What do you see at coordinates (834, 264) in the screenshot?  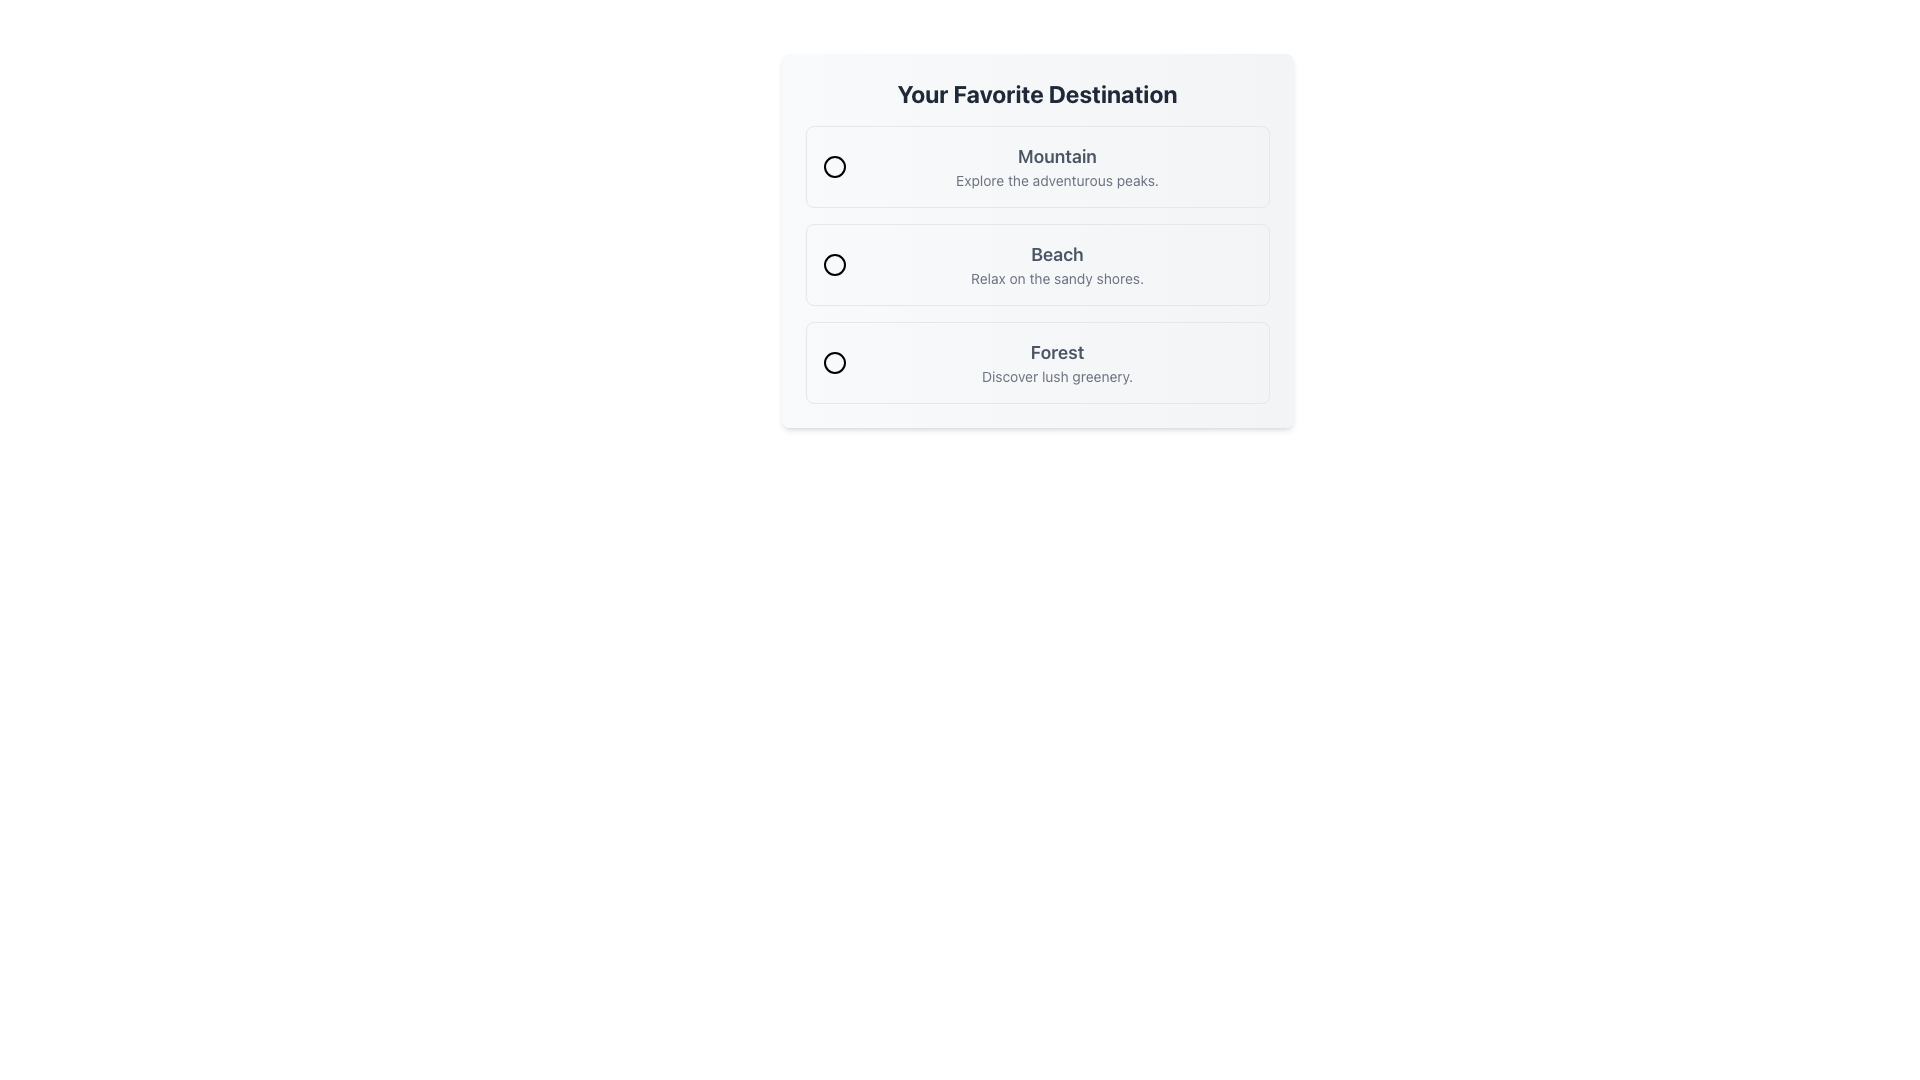 I see `the radio button located to the left of the text 'Beach' in the survey interface` at bounding box center [834, 264].